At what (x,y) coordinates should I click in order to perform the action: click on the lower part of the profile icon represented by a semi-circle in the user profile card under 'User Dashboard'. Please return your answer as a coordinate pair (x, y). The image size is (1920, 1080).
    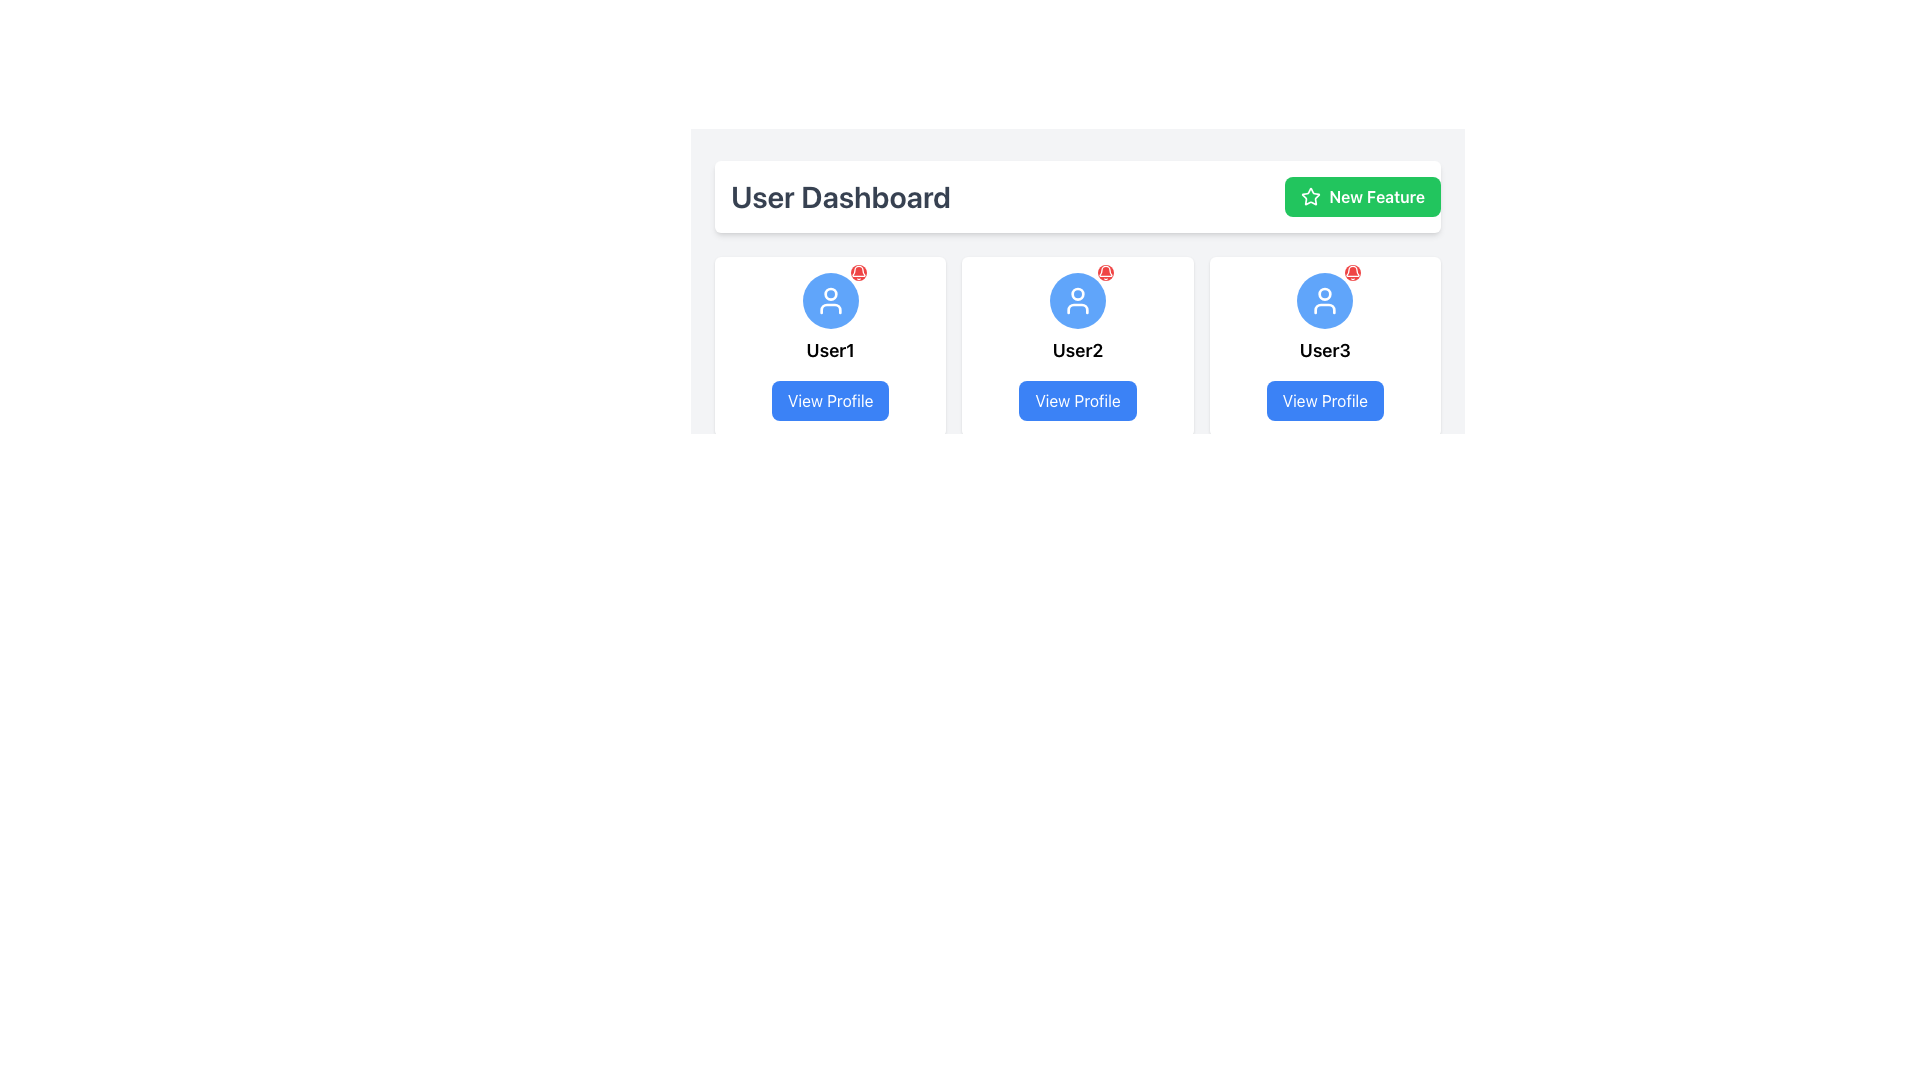
    Looking at the image, I should click on (1076, 308).